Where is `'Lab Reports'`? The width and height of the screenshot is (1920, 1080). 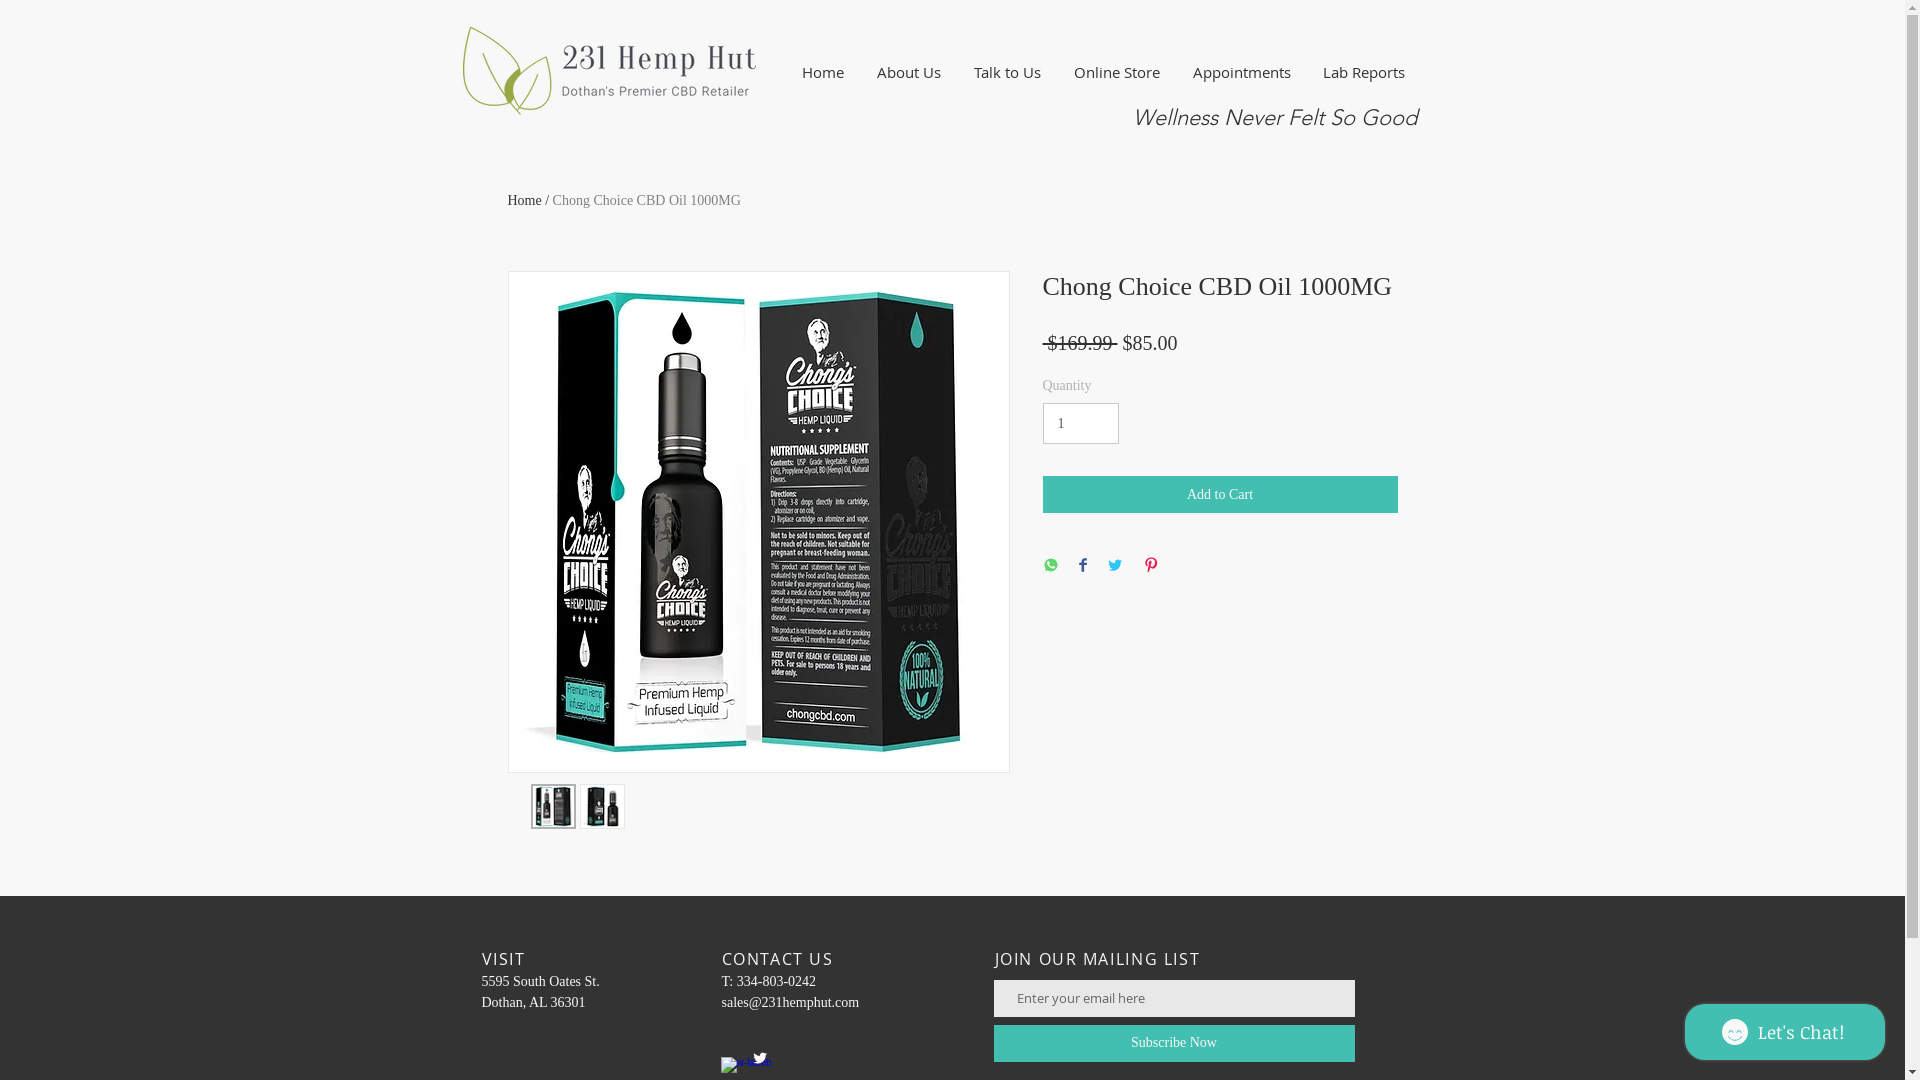 'Lab Reports' is located at coordinates (1362, 71).